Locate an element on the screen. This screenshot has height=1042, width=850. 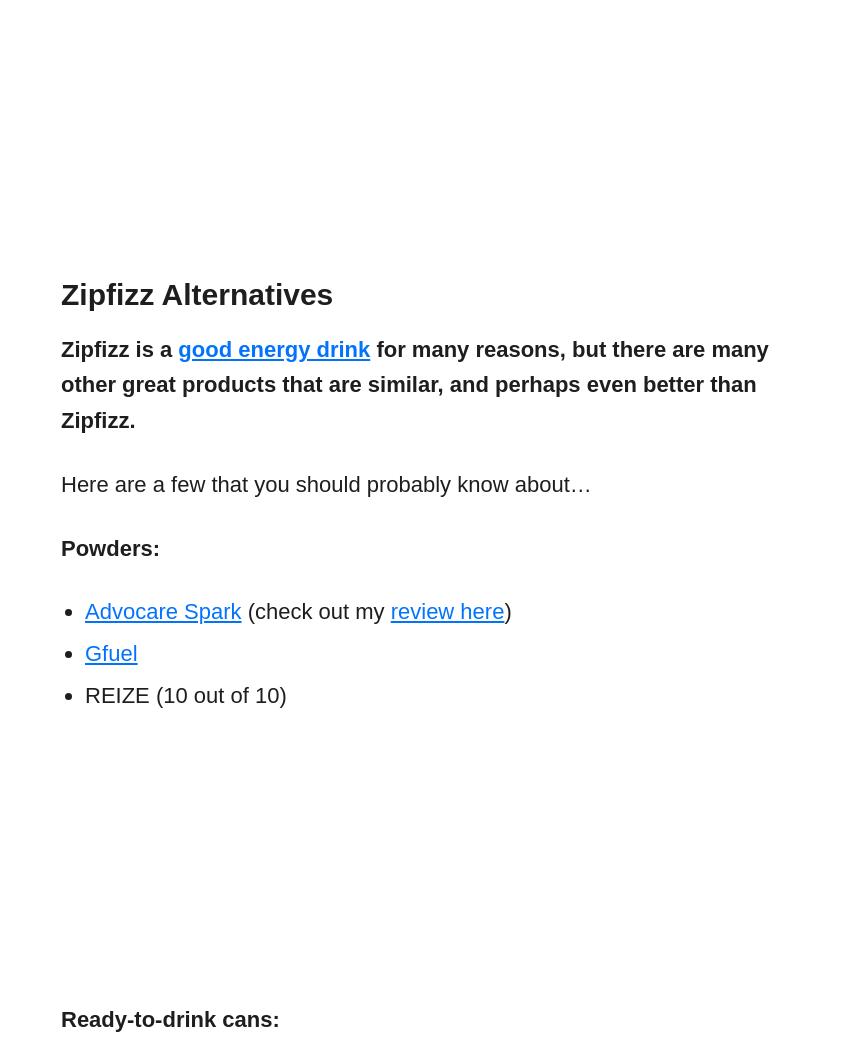
'good energy drink' is located at coordinates (273, 347).